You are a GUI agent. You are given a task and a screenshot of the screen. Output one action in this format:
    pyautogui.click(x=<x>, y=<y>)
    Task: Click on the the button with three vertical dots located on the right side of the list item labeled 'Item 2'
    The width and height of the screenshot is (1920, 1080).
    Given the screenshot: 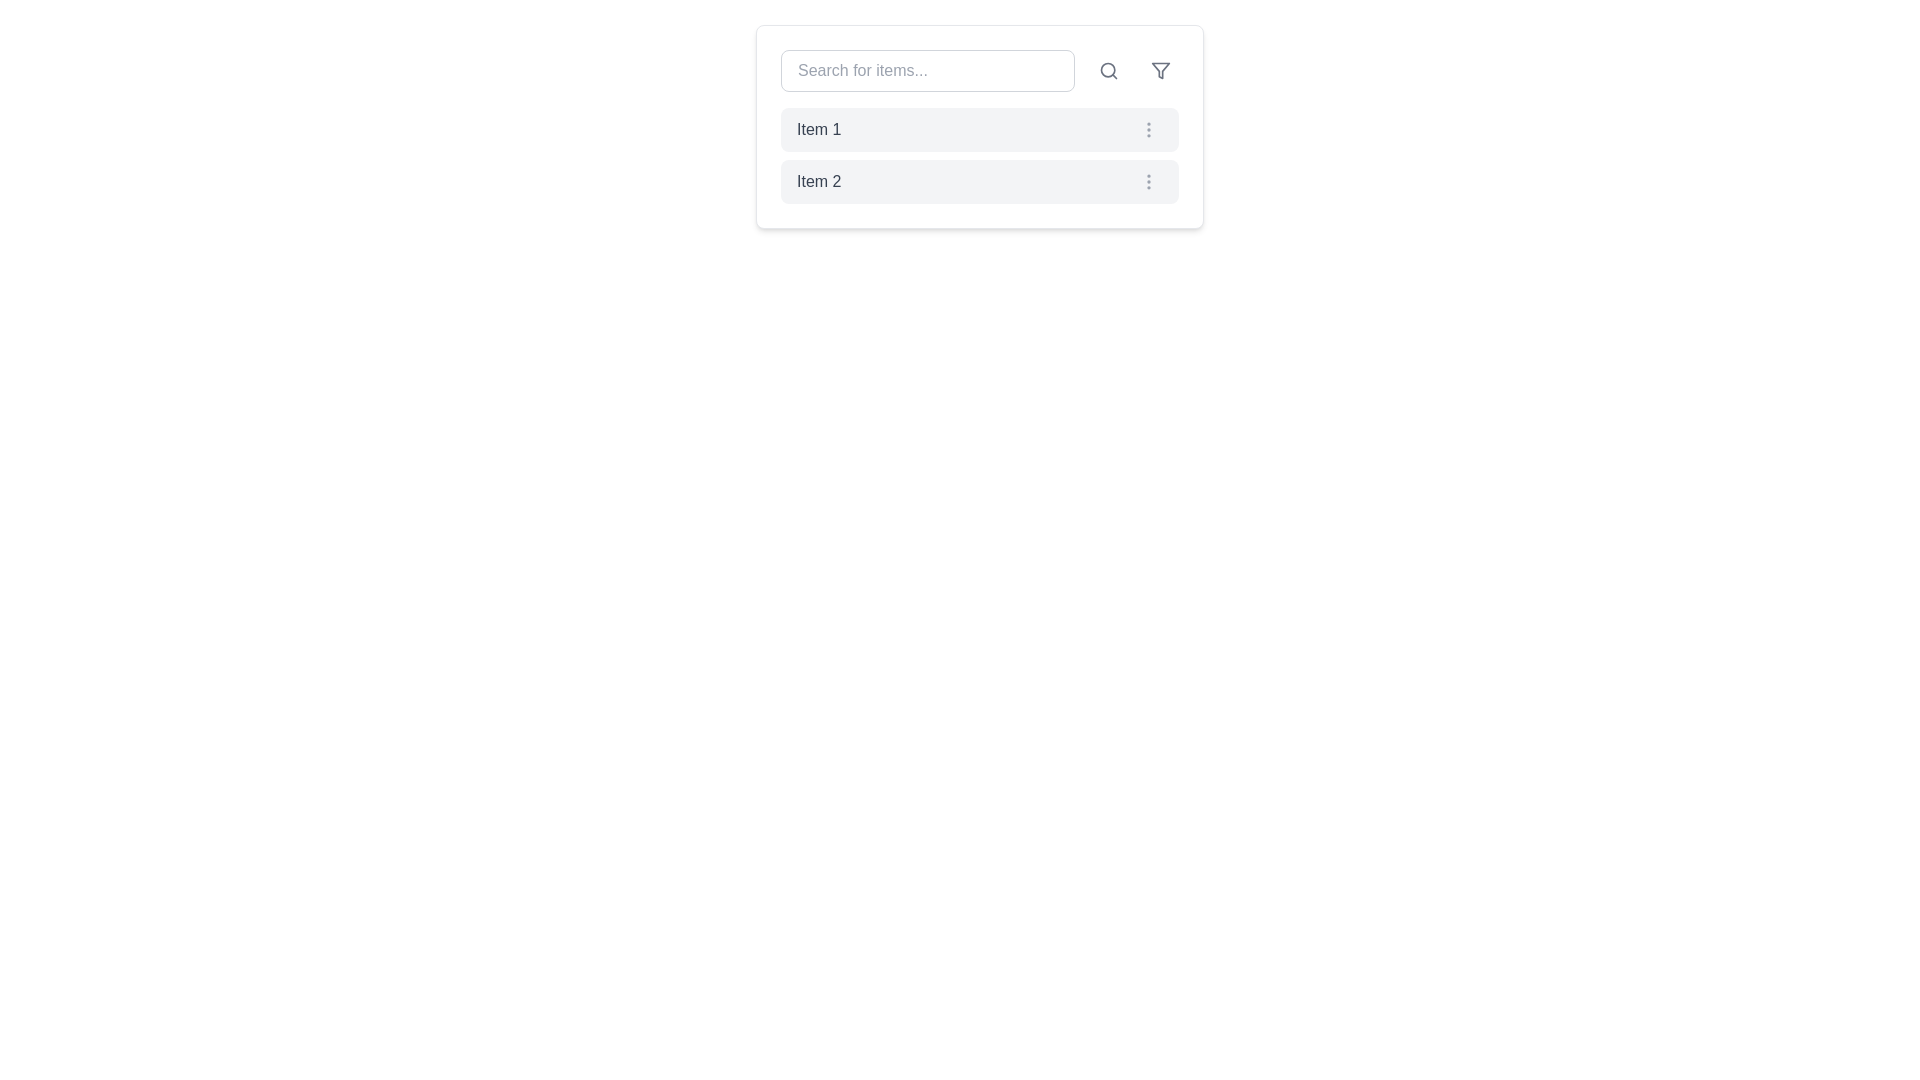 What is the action you would take?
    pyautogui.click(x=1148, y=181)
    